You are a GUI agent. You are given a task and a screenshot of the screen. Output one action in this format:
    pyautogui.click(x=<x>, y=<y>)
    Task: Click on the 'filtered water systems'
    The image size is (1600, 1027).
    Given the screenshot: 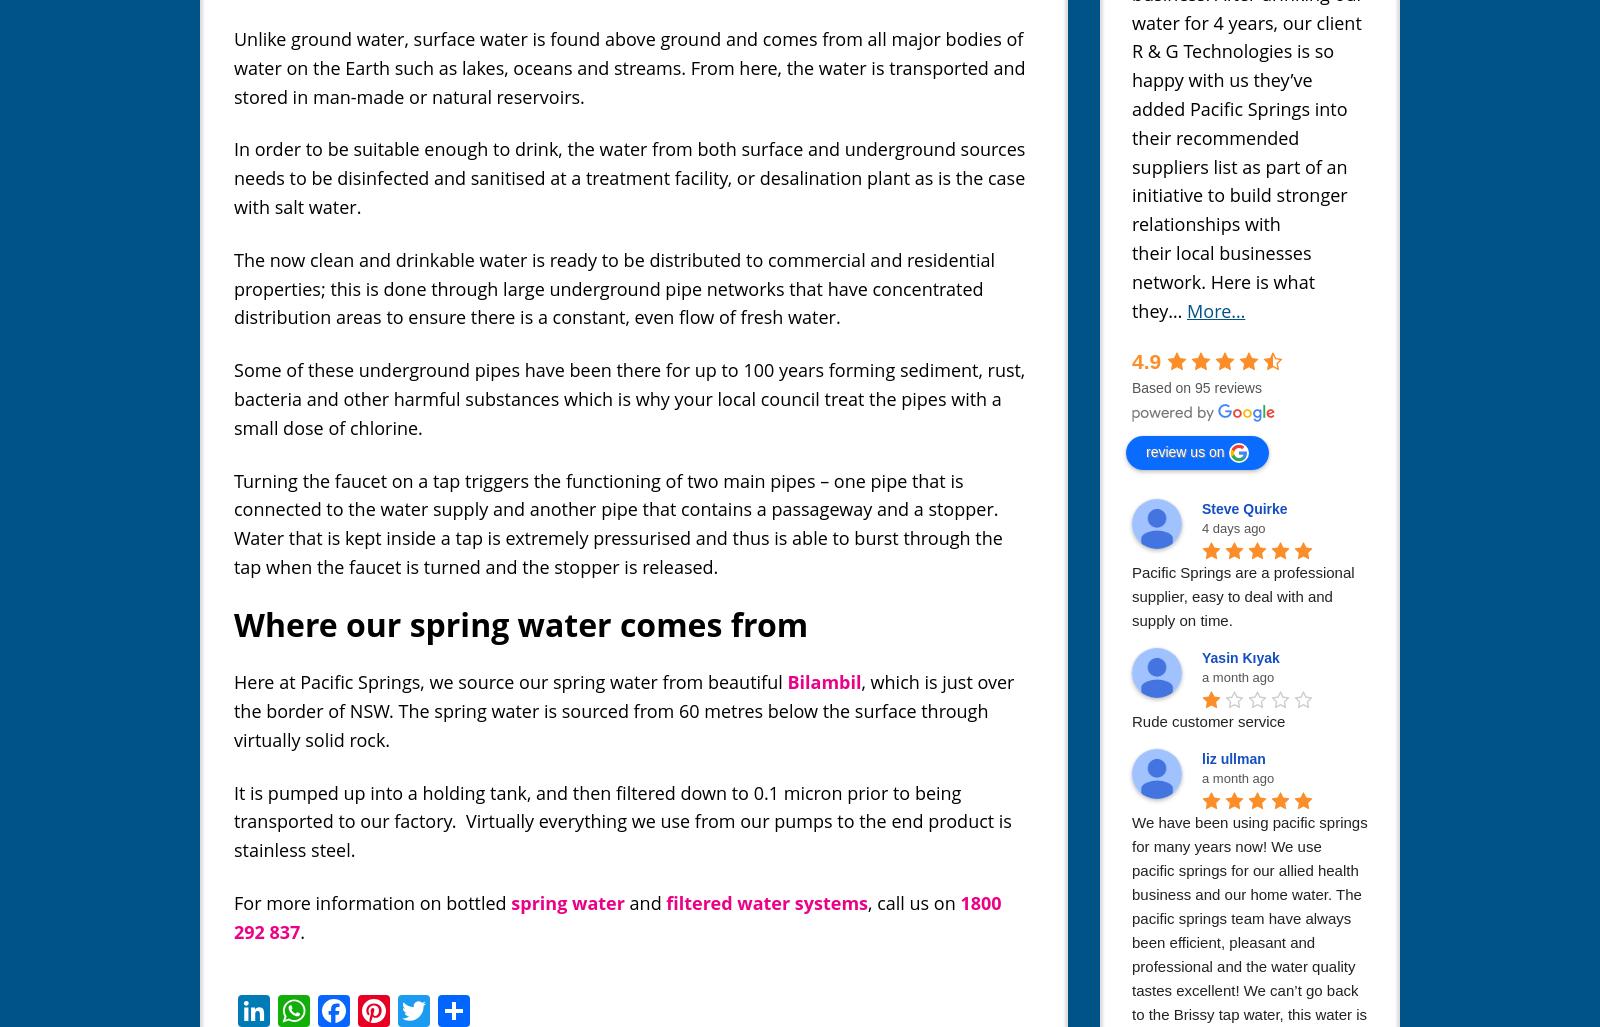 What is the action you would take?
    pyautogui.click(x=767, y=901)
    